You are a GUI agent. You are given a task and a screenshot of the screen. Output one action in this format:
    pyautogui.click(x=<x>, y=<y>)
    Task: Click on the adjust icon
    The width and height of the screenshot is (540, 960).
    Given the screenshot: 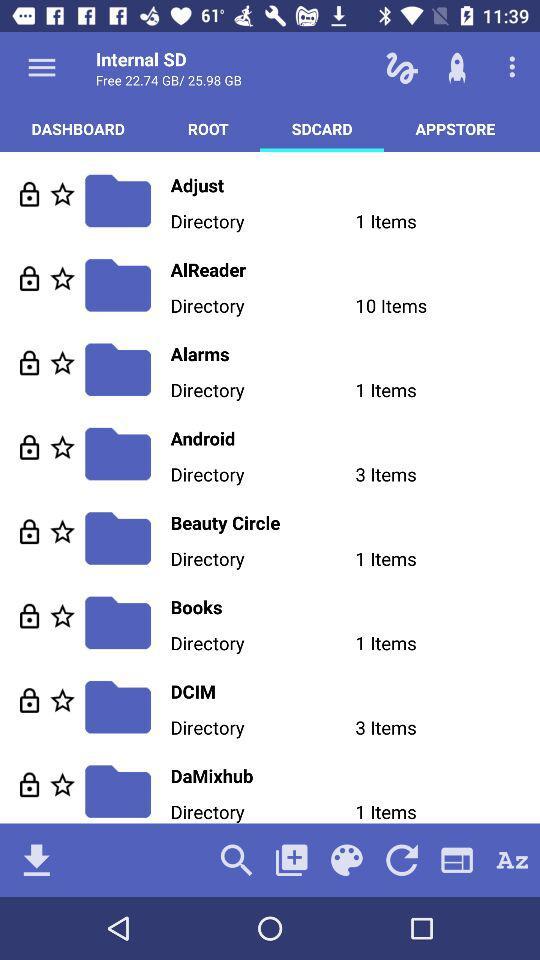 What is the action you would take?
    pyautogui.click(x=354, y=185)
    